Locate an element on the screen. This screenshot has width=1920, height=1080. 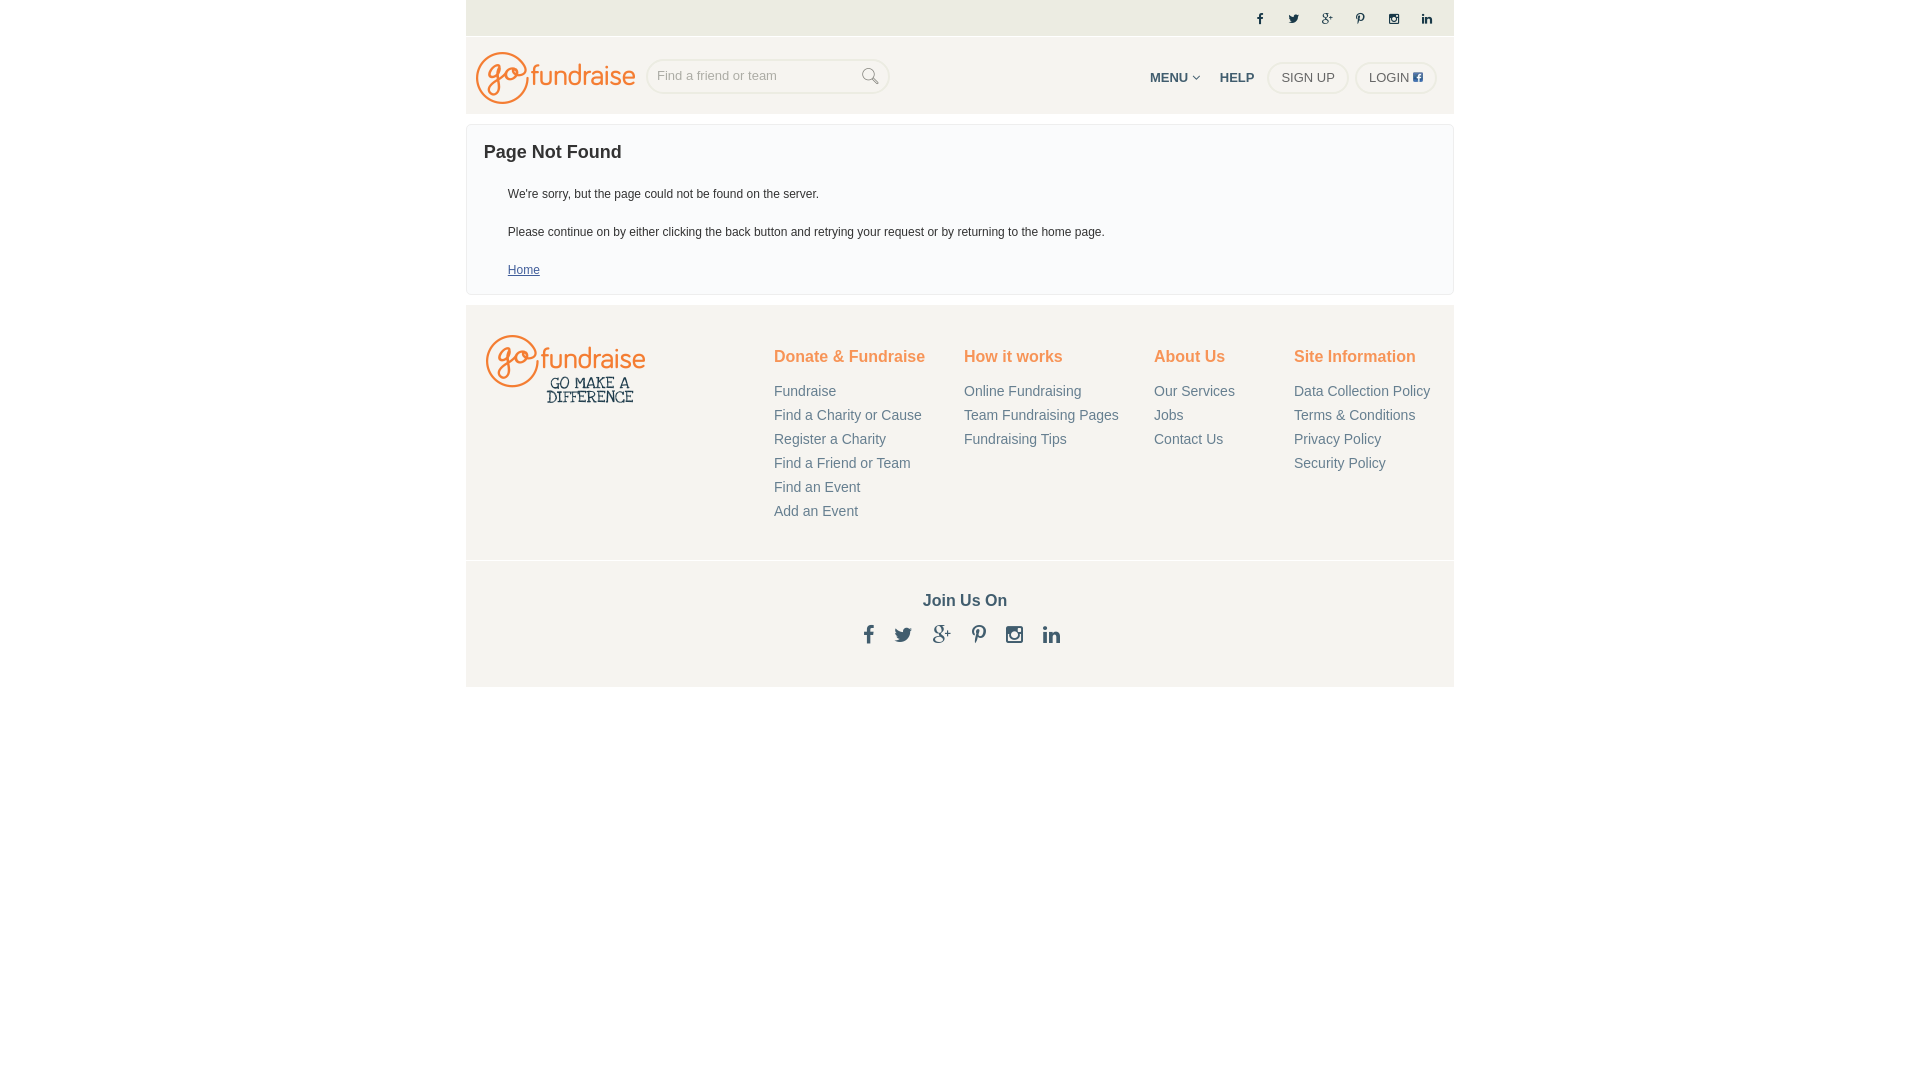
'MENU' is located at coordinates (1175, 76).